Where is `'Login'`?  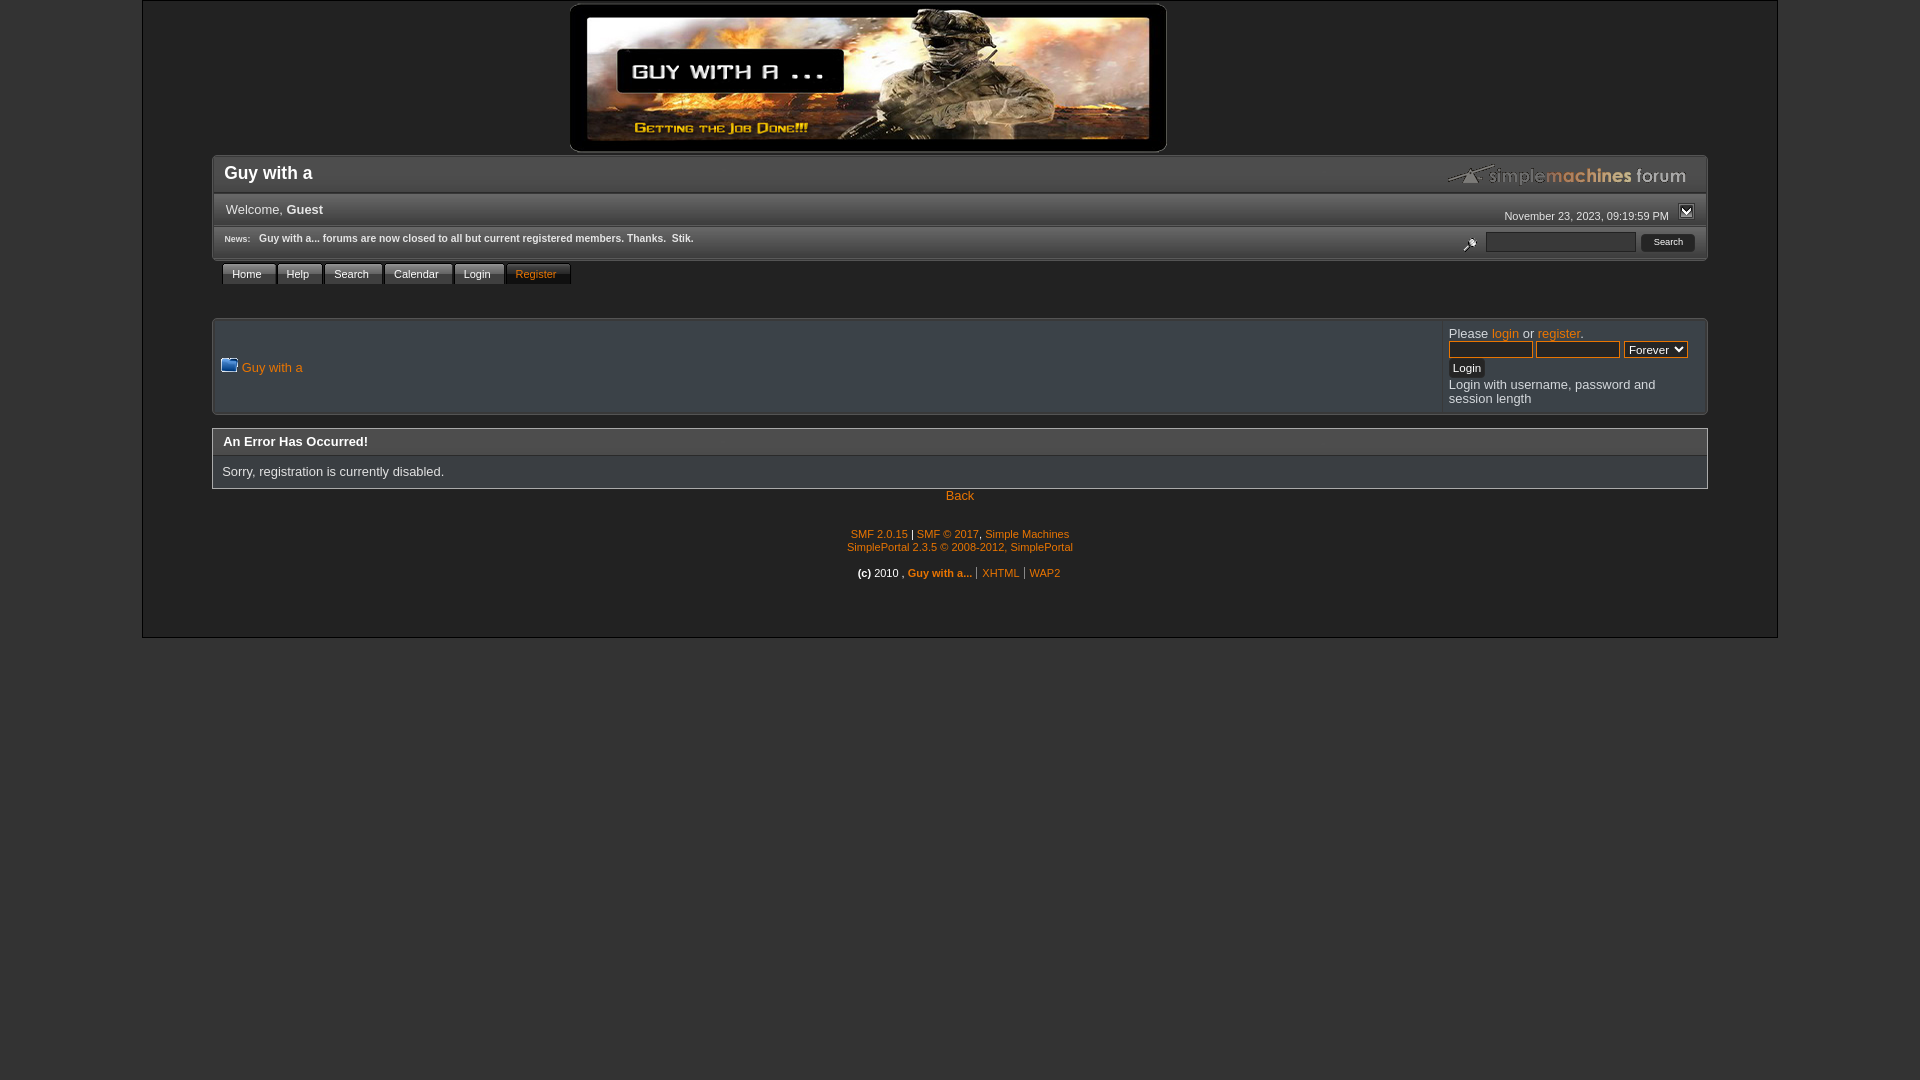 'Login' is located at coordinates (1449, 367).